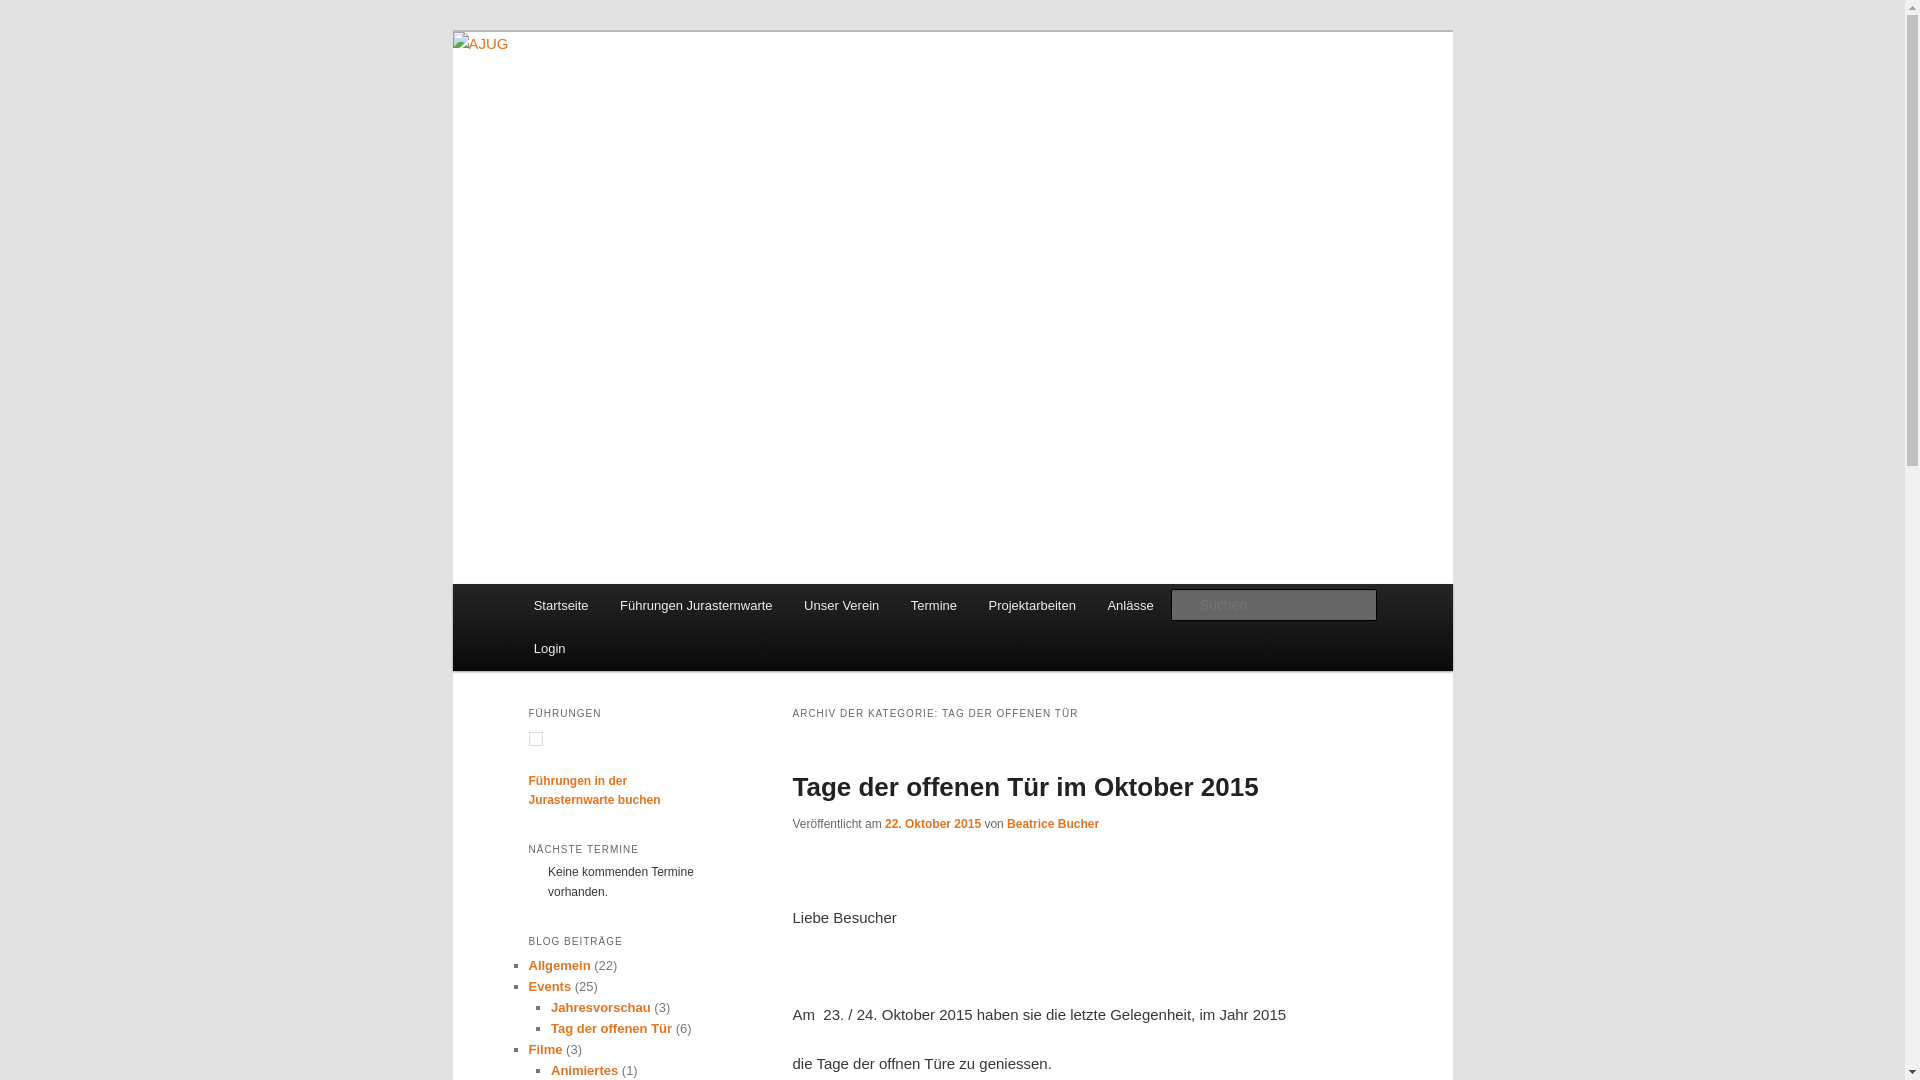 This screenshot has height=1080, width=1920. What do you see at coordinates (33, 11) in the screenshot?
I see `'Suchen'` at bounding box center [33, 11].